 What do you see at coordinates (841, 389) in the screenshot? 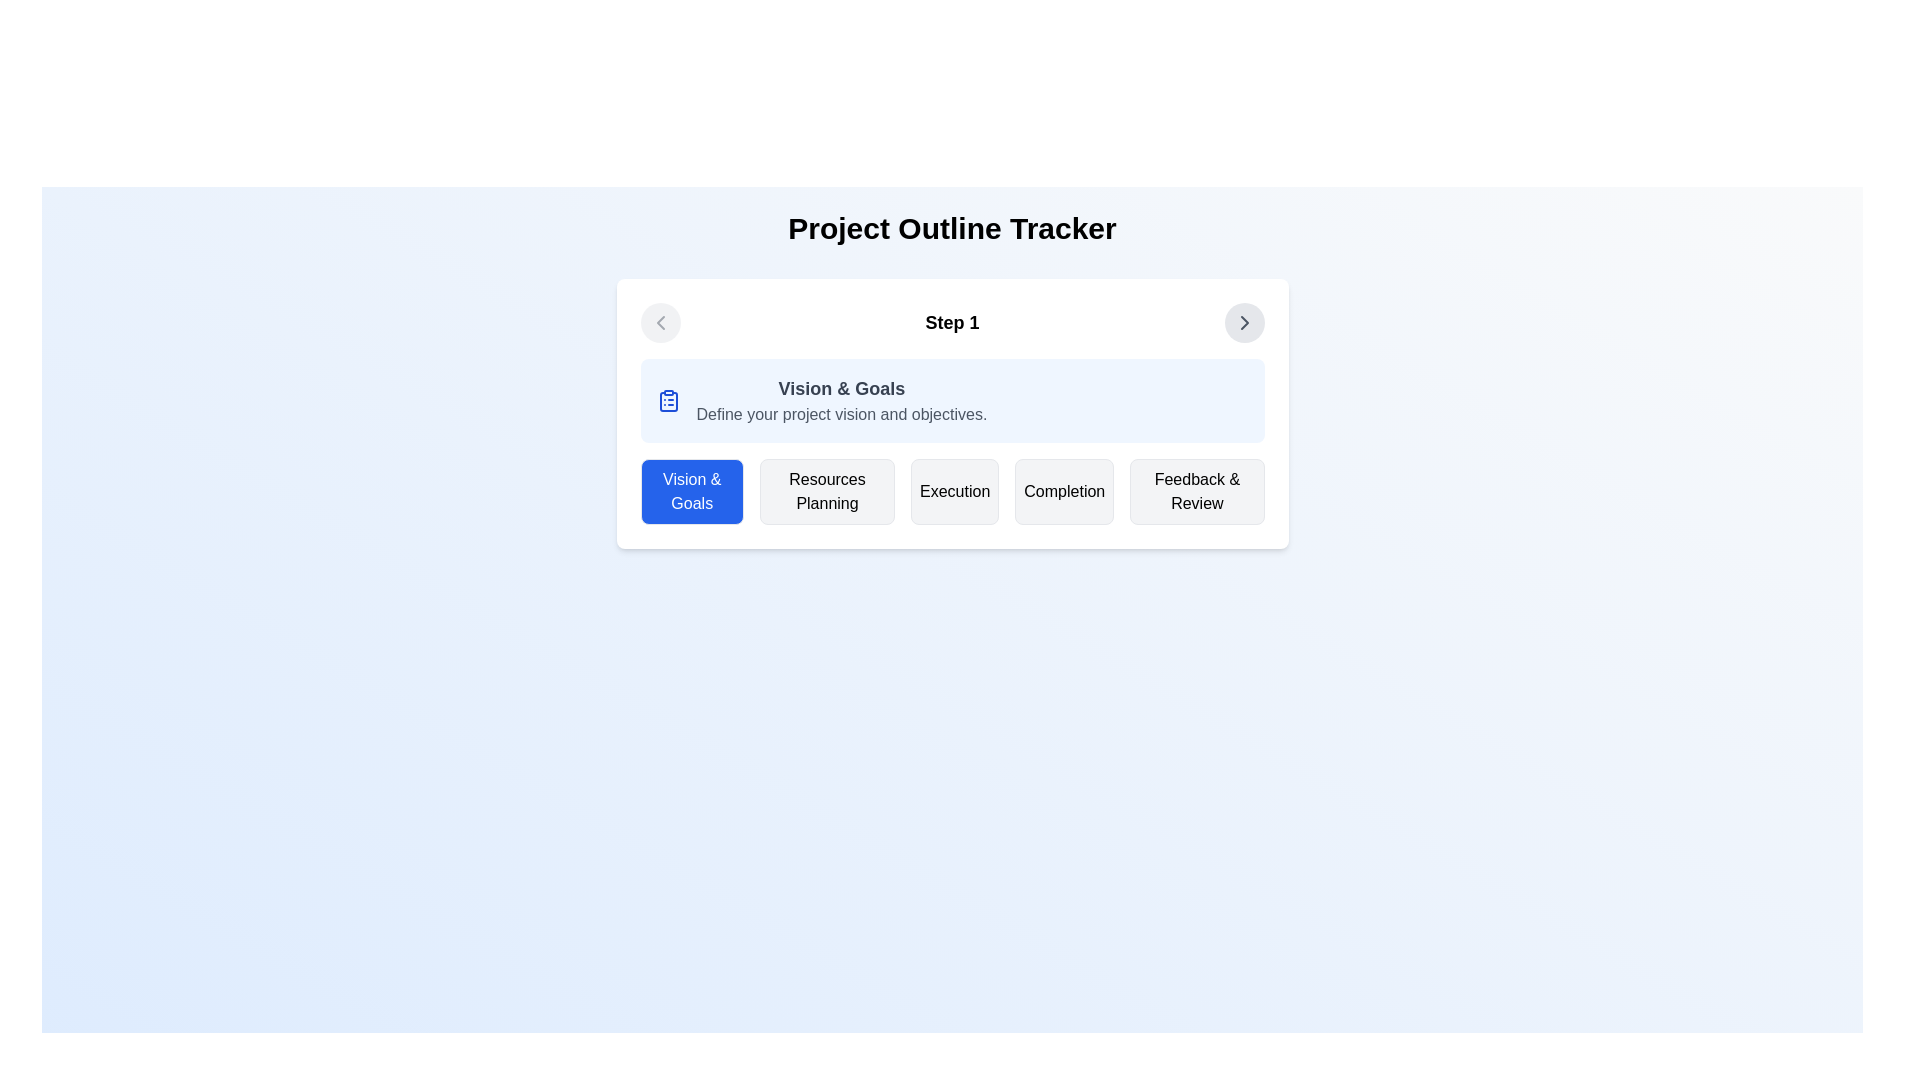
I see `the text heading that summarizes the topic of the current step in the project outline tracker, located in the 'Step 1' section` at bounding box center [841, 389].